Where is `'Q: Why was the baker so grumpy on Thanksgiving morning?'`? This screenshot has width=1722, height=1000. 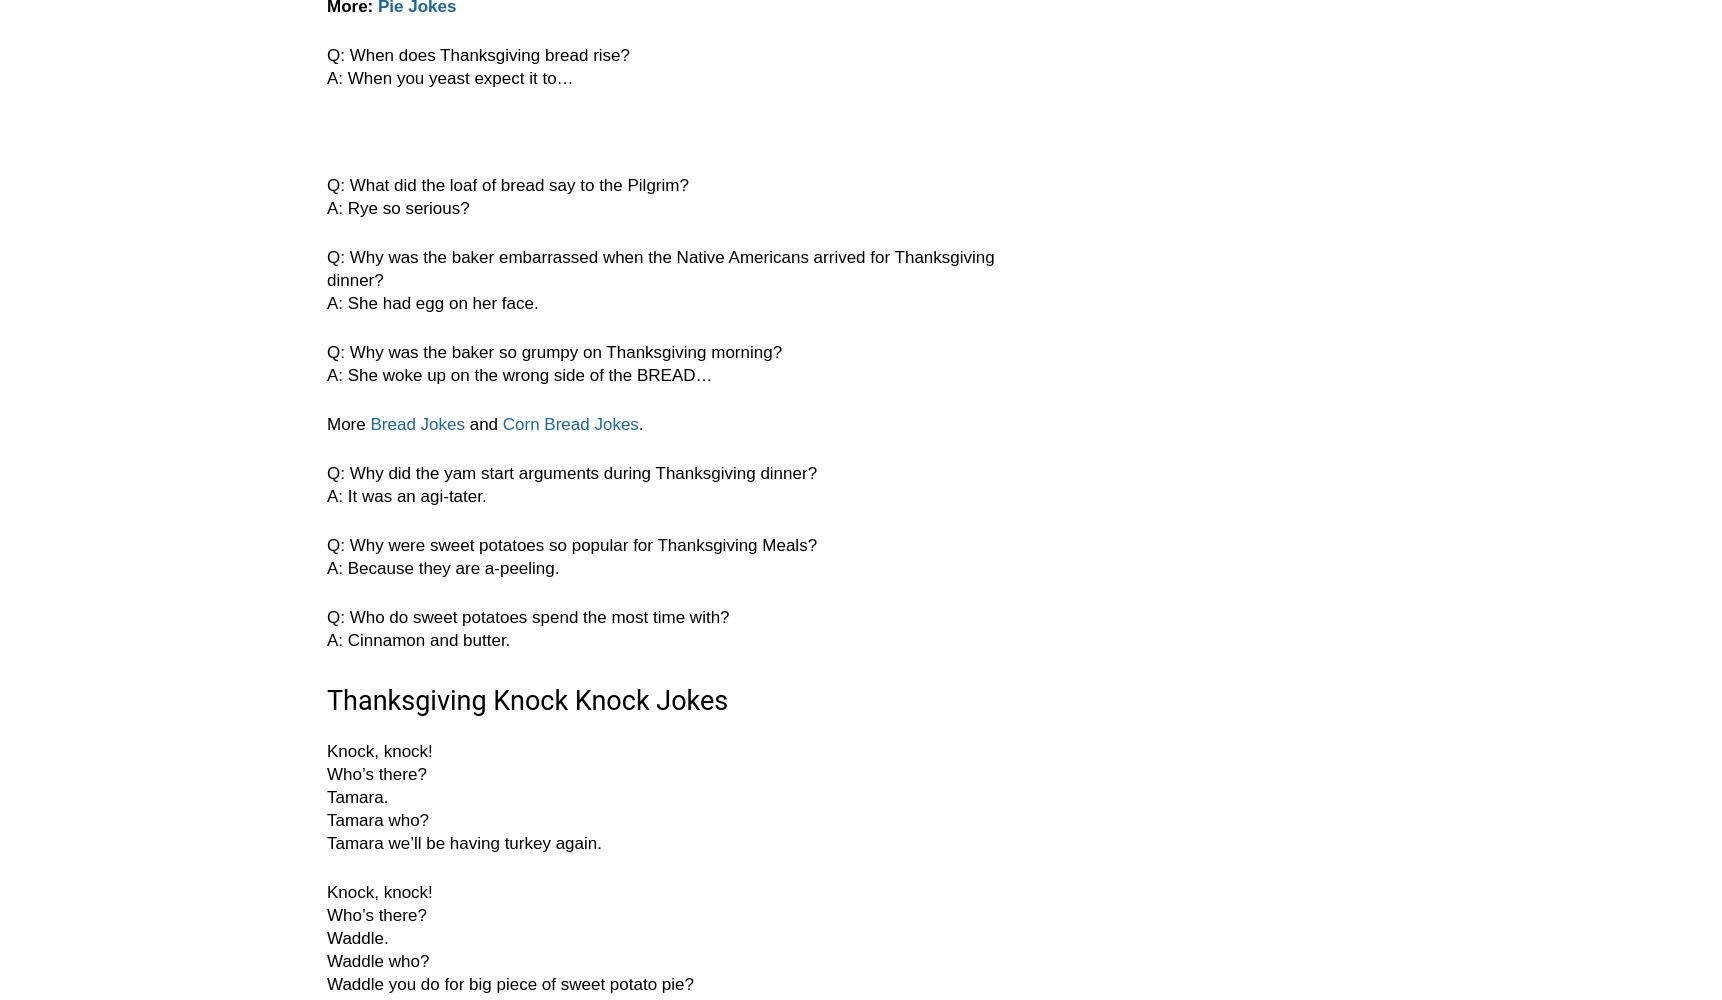 'Q: Why was the baker so grumpy on Thanksgiving morning?' is located at coordinates (554, 351).